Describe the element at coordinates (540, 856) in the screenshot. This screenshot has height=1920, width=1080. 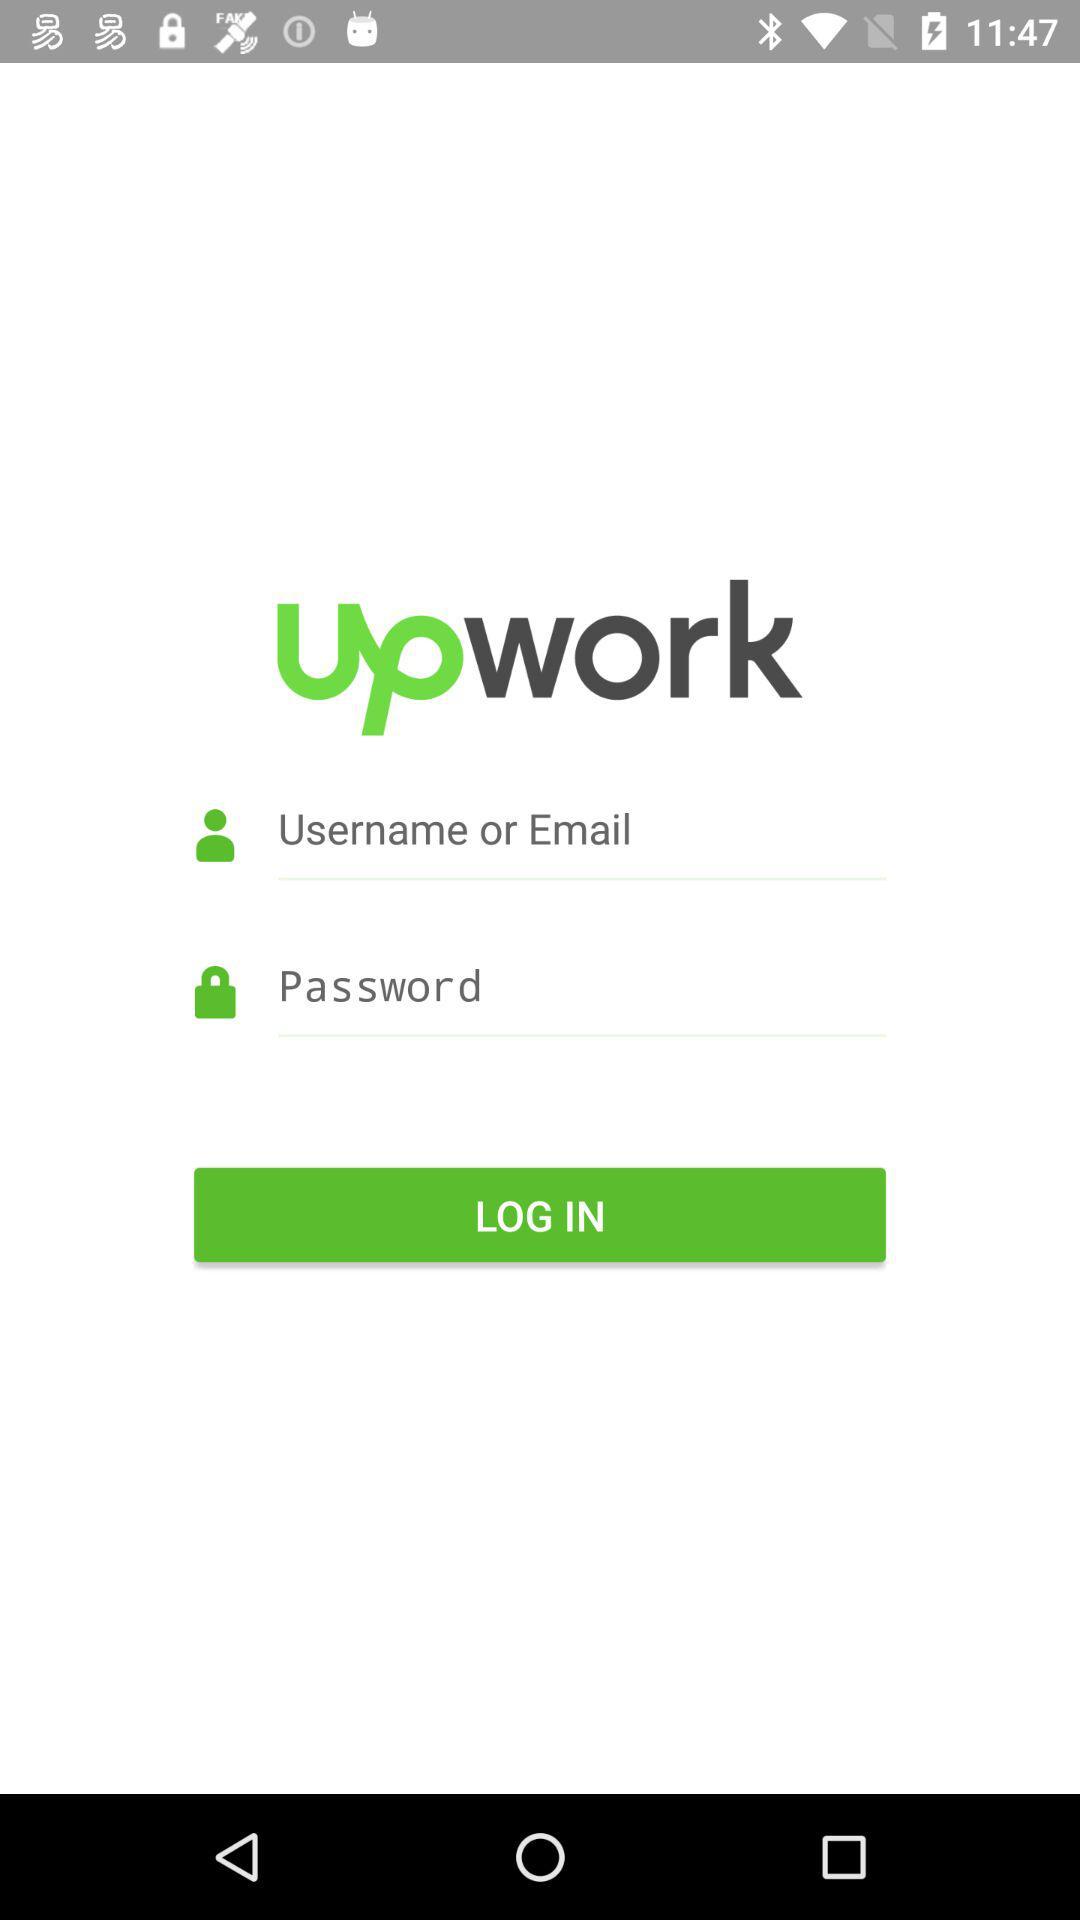
I see `username or email` at that location.